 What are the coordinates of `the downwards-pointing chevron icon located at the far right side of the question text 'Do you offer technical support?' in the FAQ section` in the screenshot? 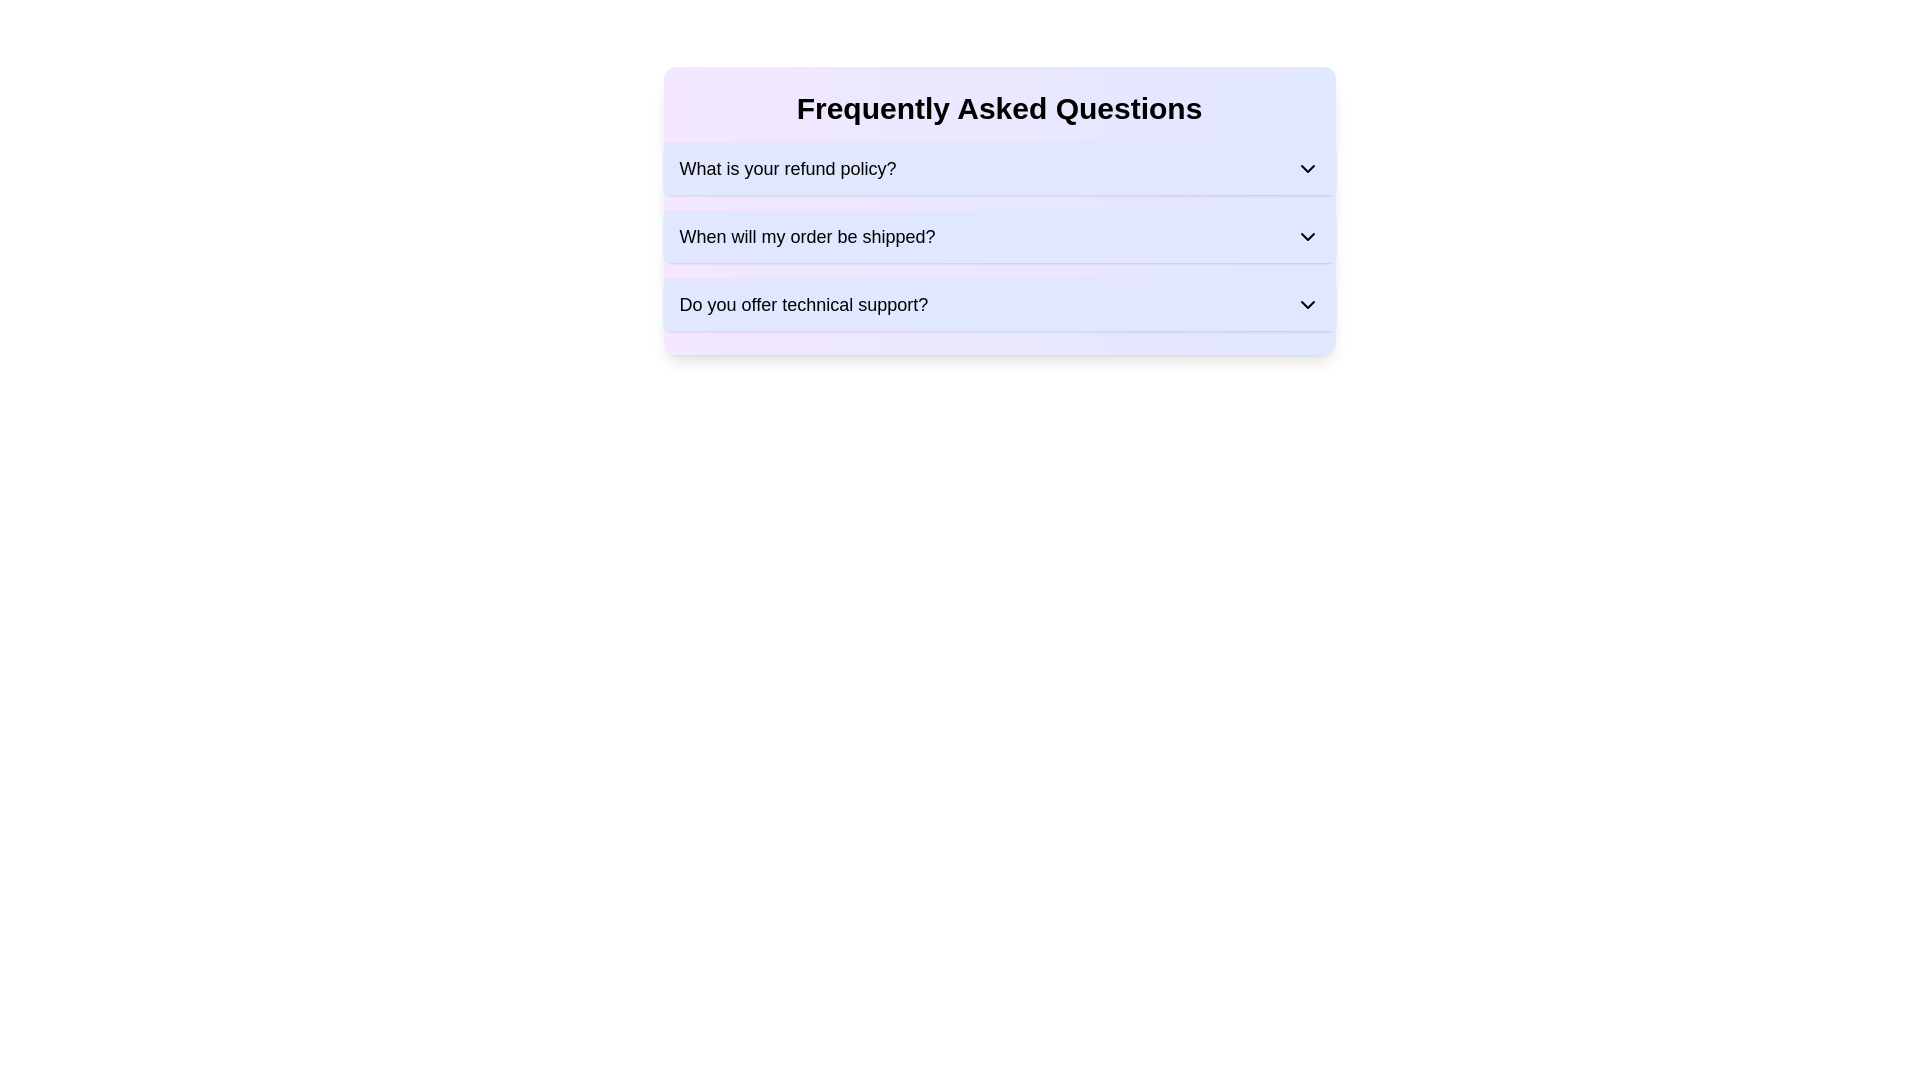 It's located at (1307, 304).